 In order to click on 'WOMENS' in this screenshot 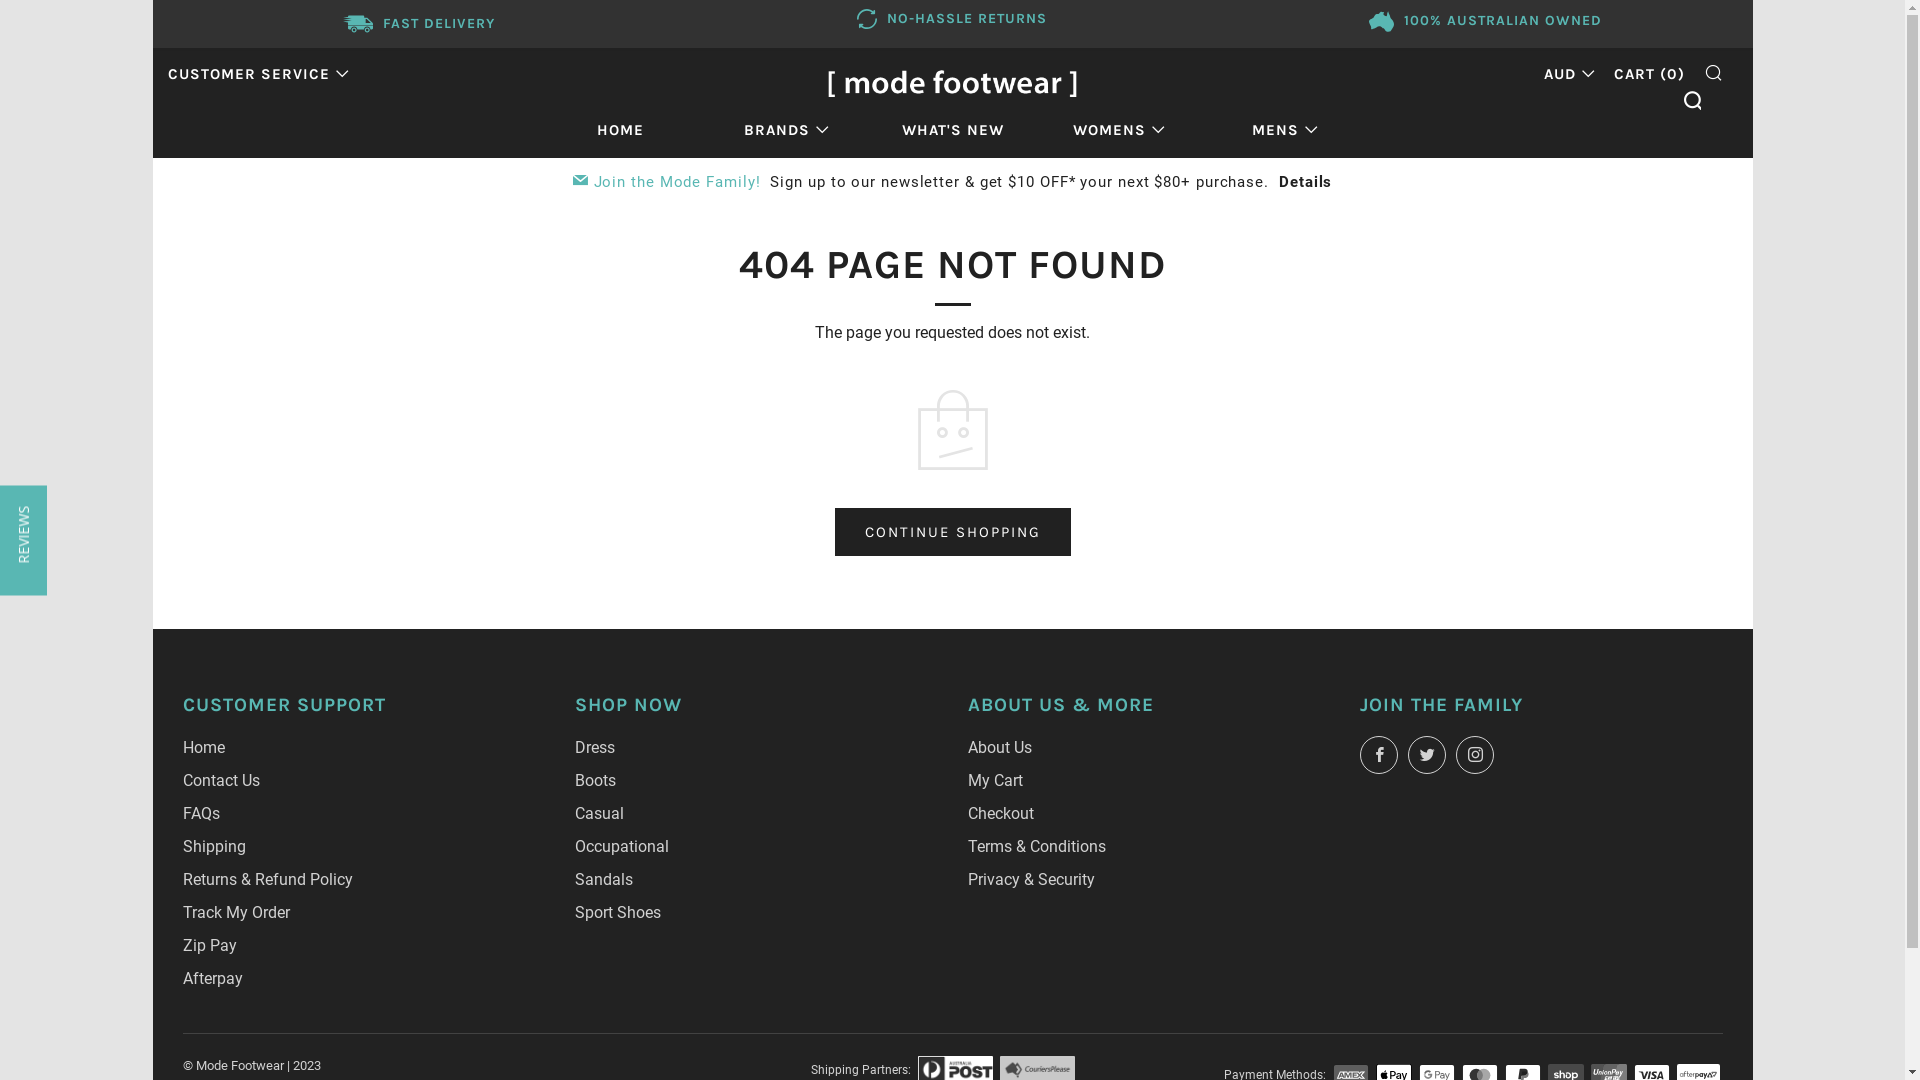, I will do `click(1117, 130)`.